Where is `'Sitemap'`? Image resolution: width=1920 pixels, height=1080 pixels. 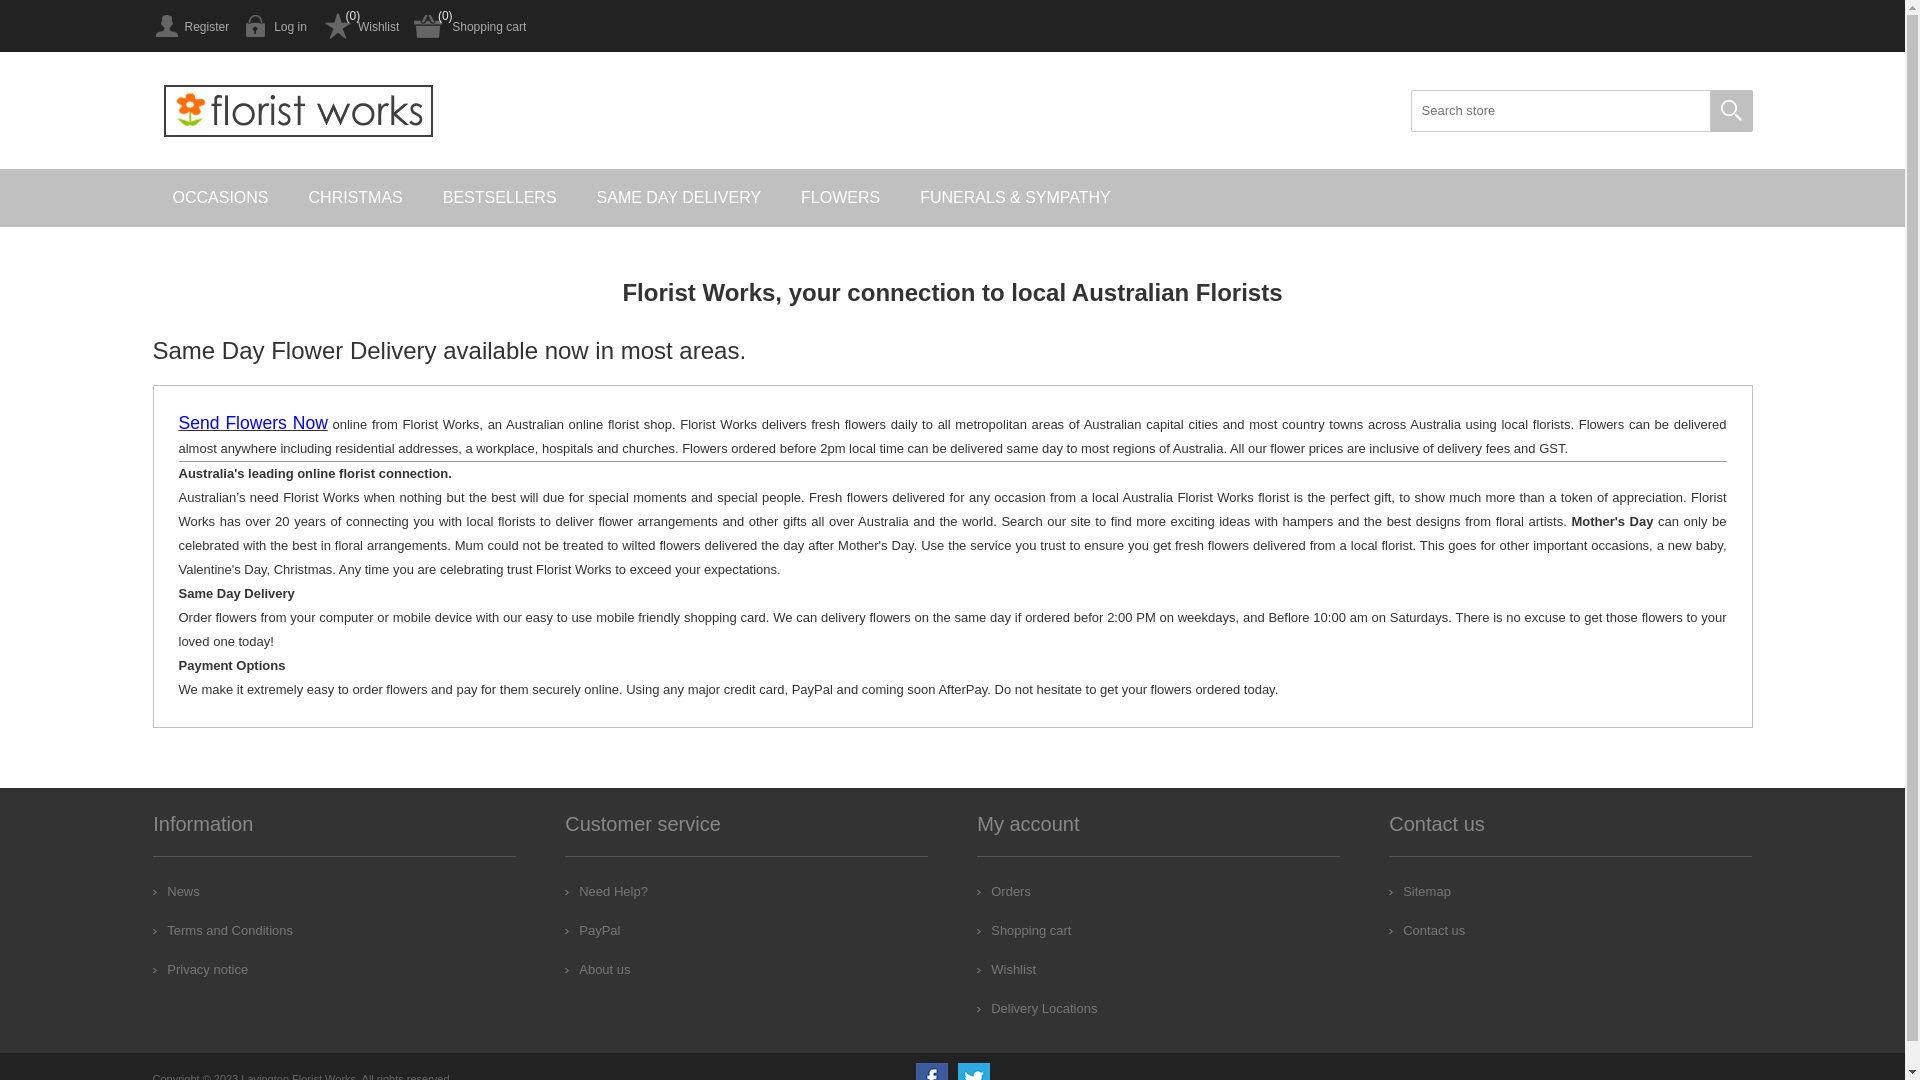 'Sitemap' is located at coordinates (1419, 890).